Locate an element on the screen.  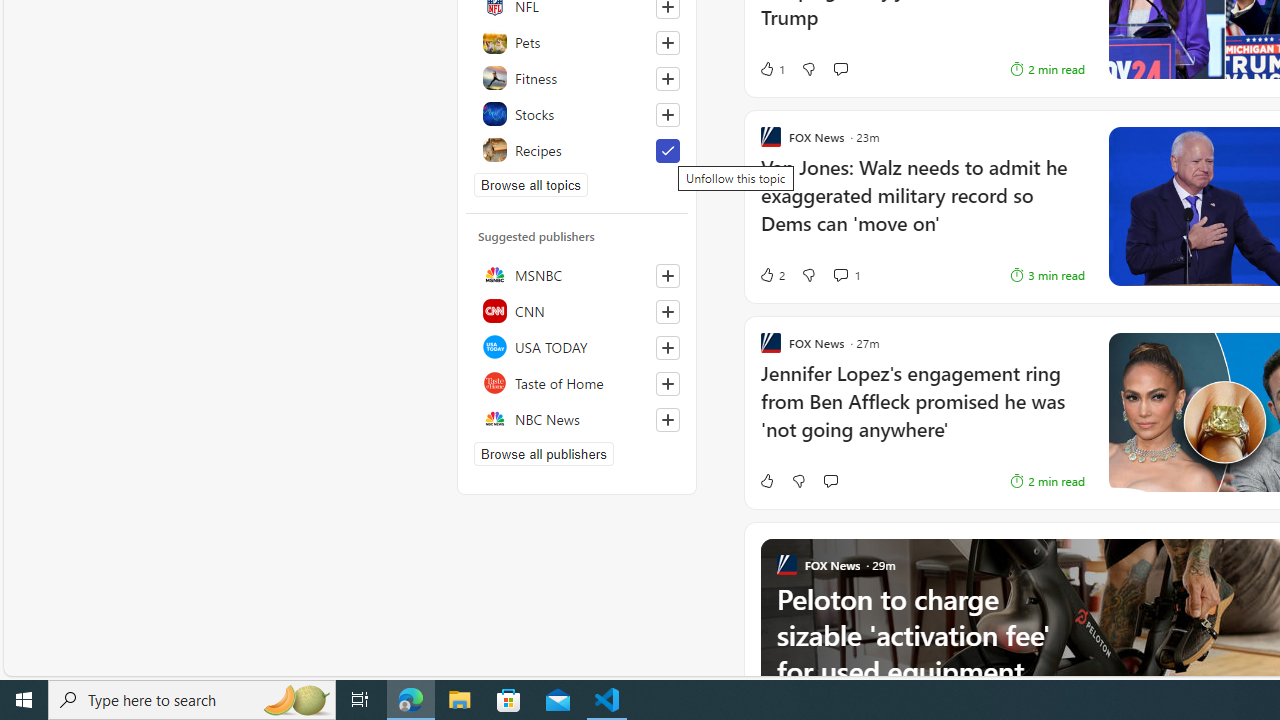
'CNN' is located at coordinates (576, 311).